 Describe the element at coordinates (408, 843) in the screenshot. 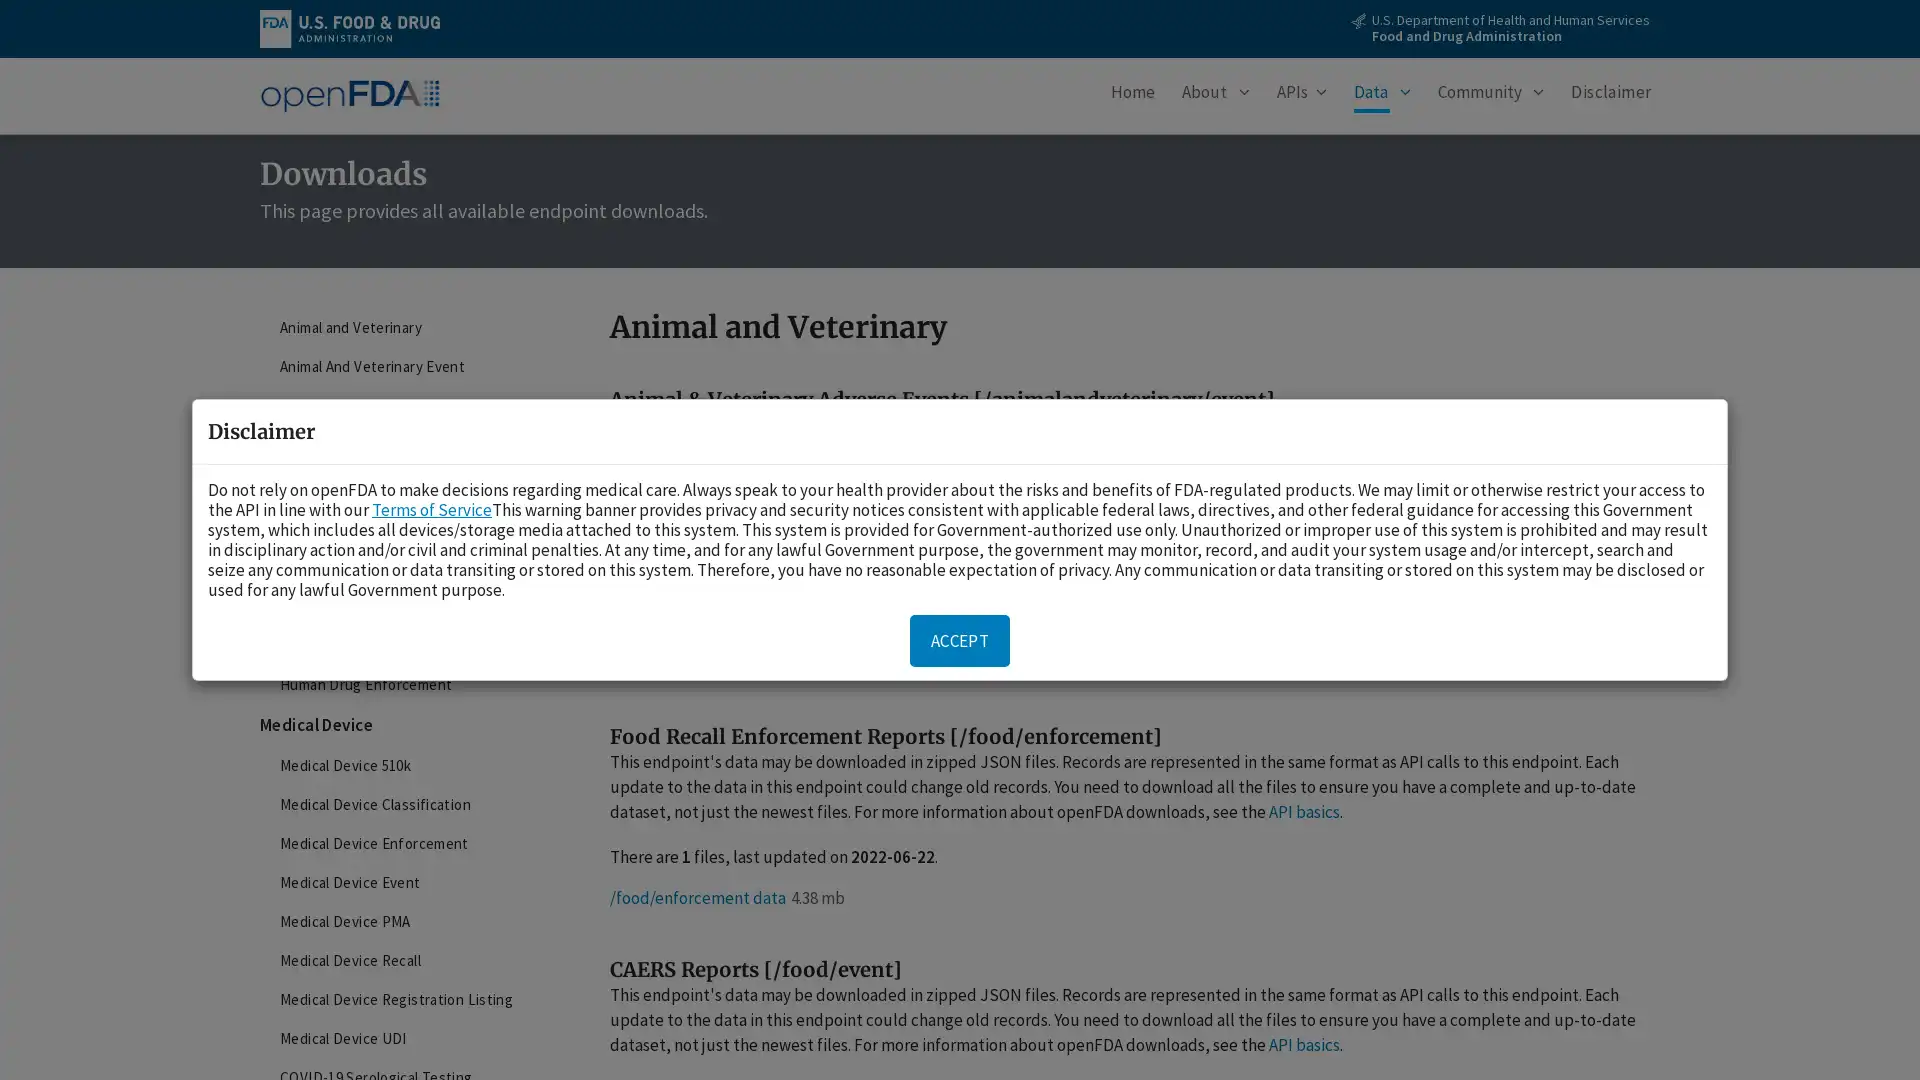

I see `Medical Device Enforcement` at that location.